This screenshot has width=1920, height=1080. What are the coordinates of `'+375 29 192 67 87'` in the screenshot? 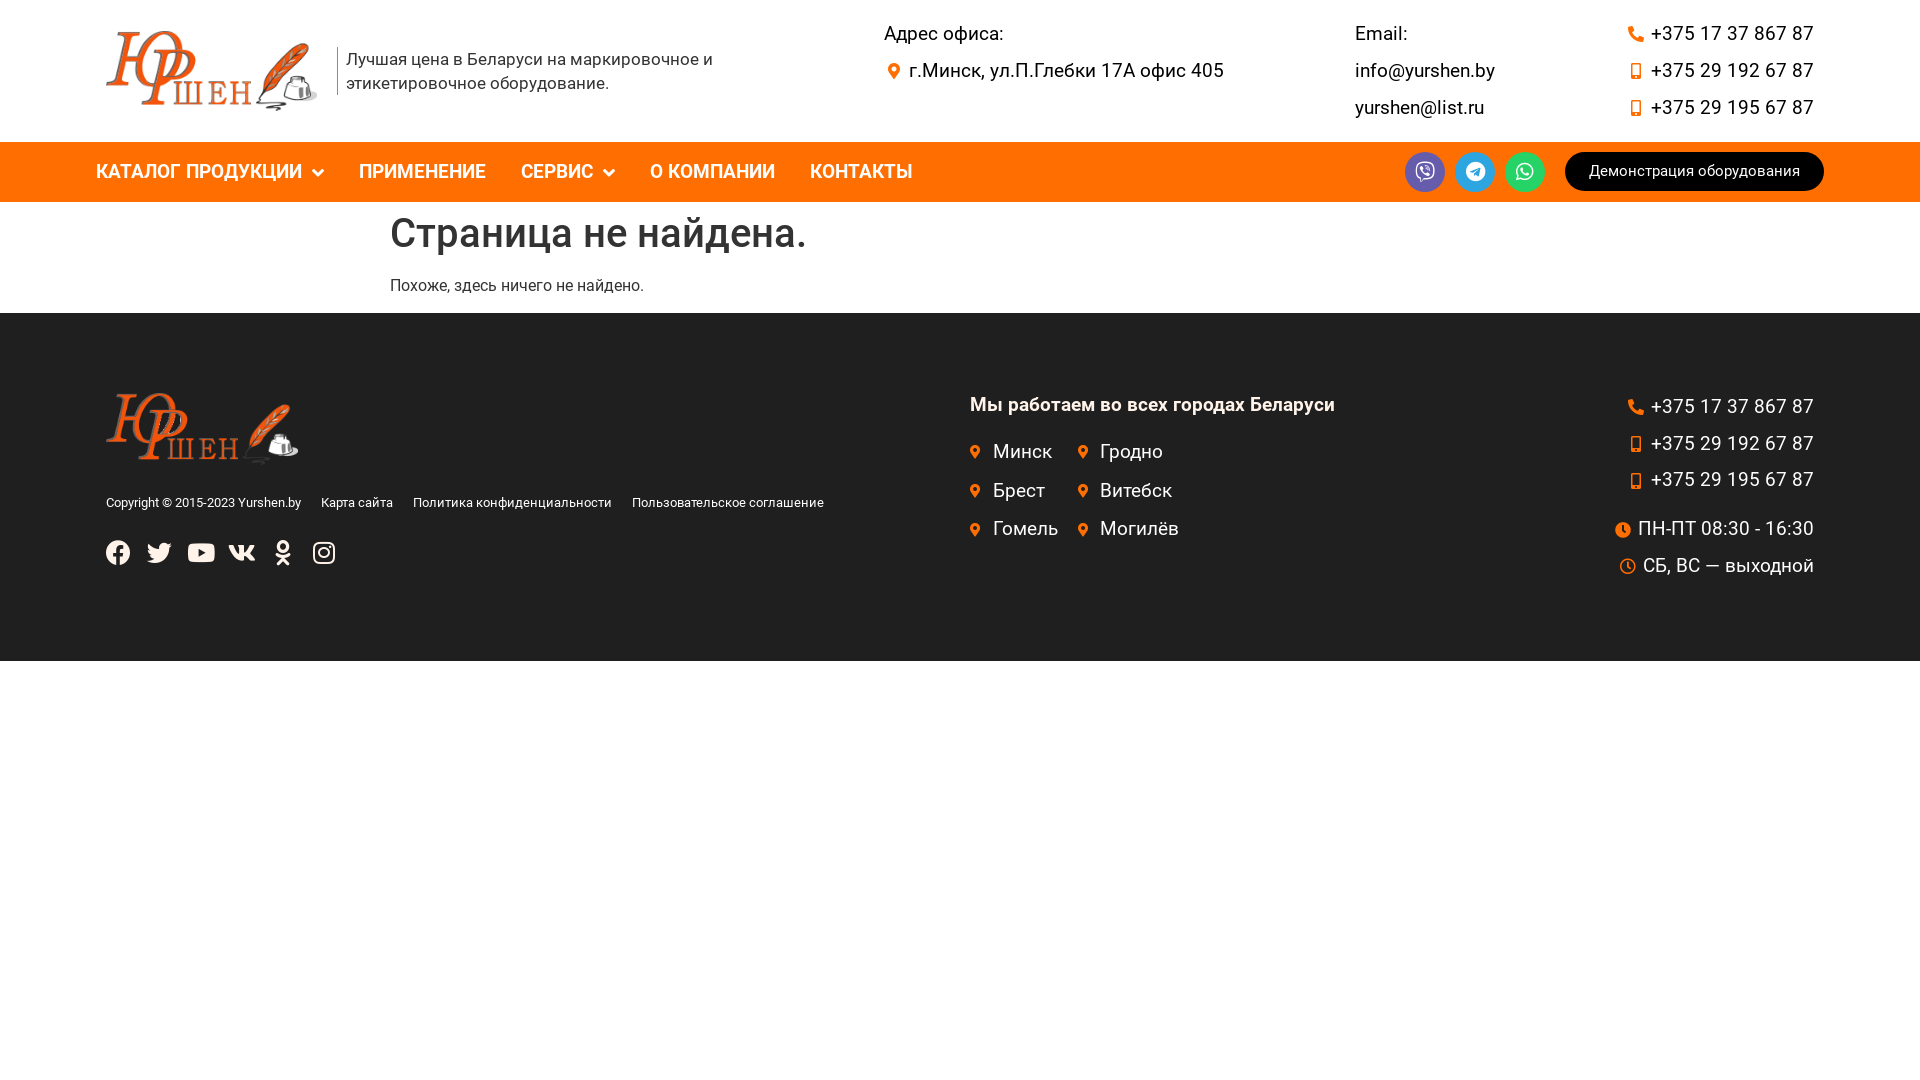 It's located at (1718, 70).